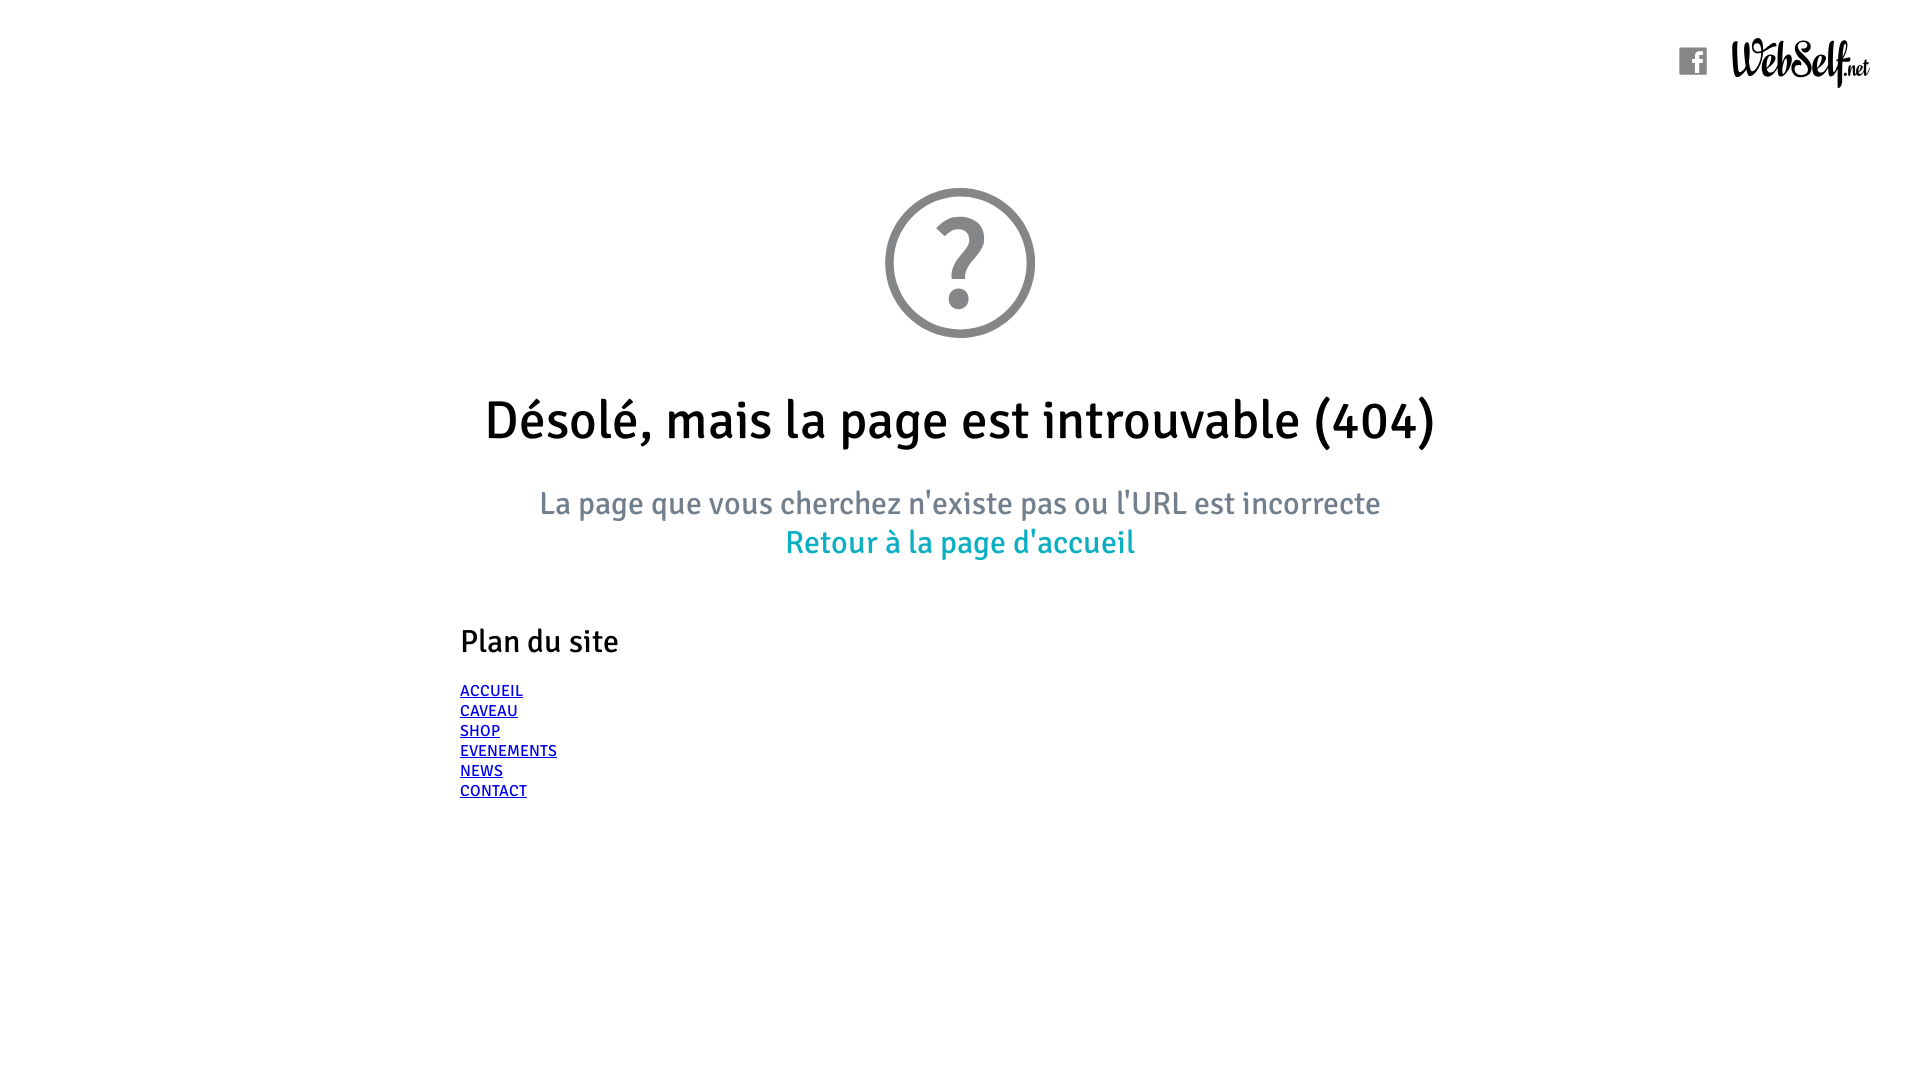 This screenshot has height=1080, width=1920. What do you see at coordinates (491, 689) in the screenshot?
I see `'ACCUEIL'` at bounding box center [491, 689].